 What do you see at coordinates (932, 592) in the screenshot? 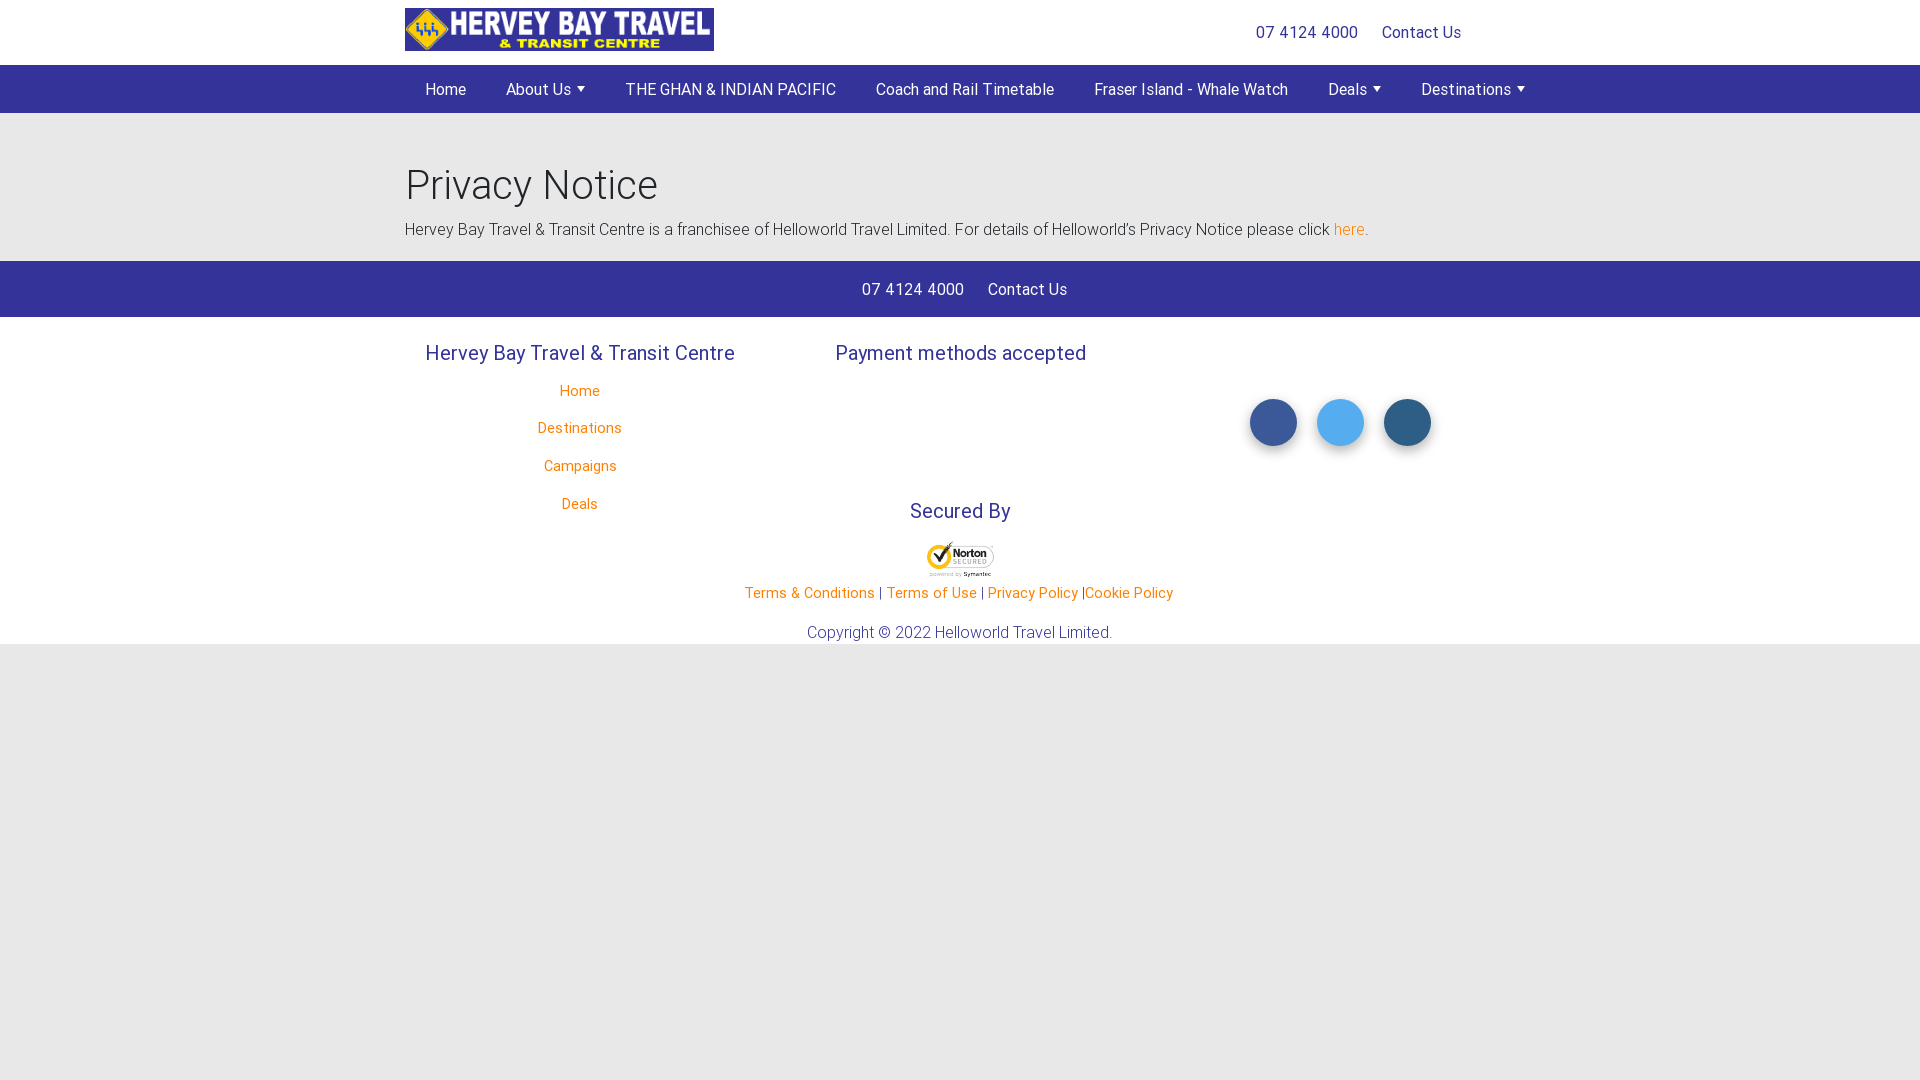
I see `'Terms of Use'` at bounding box center [932, 592].